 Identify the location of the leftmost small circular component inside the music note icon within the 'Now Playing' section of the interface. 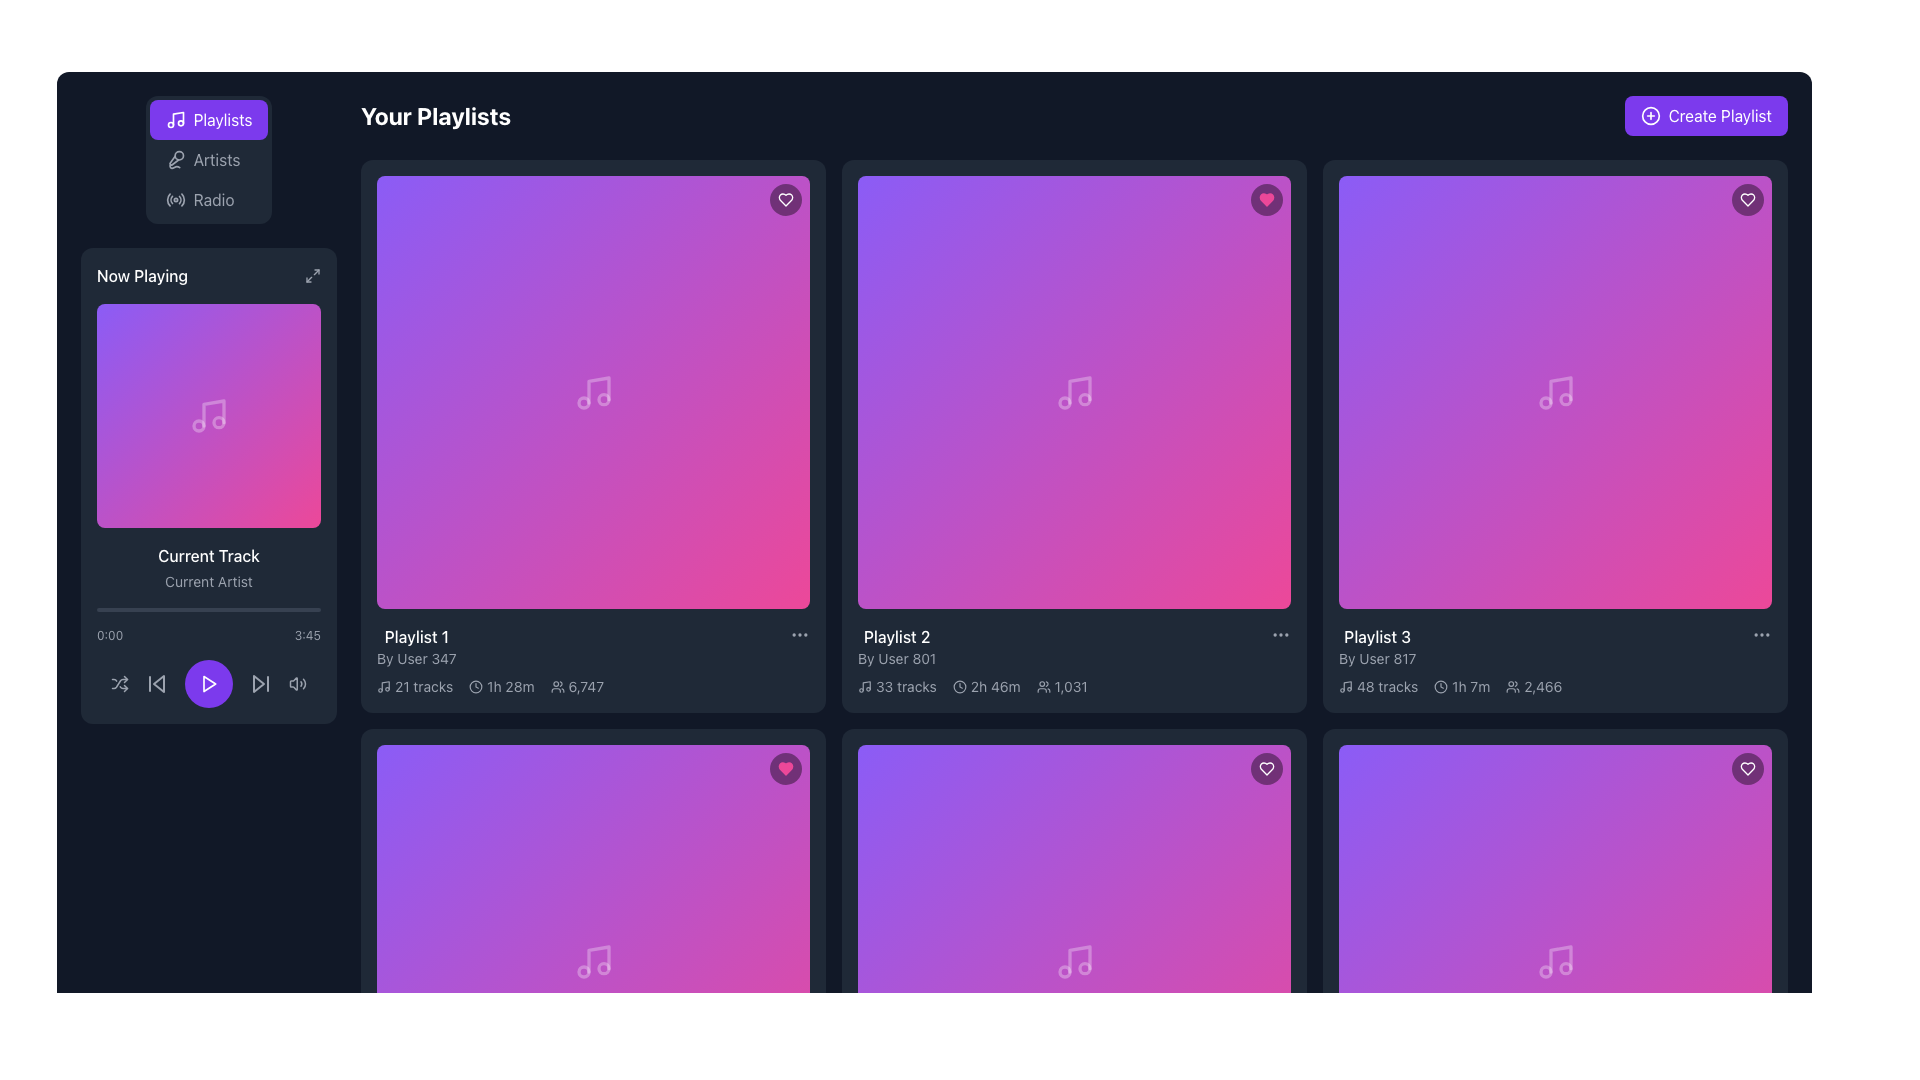
(198, 424).